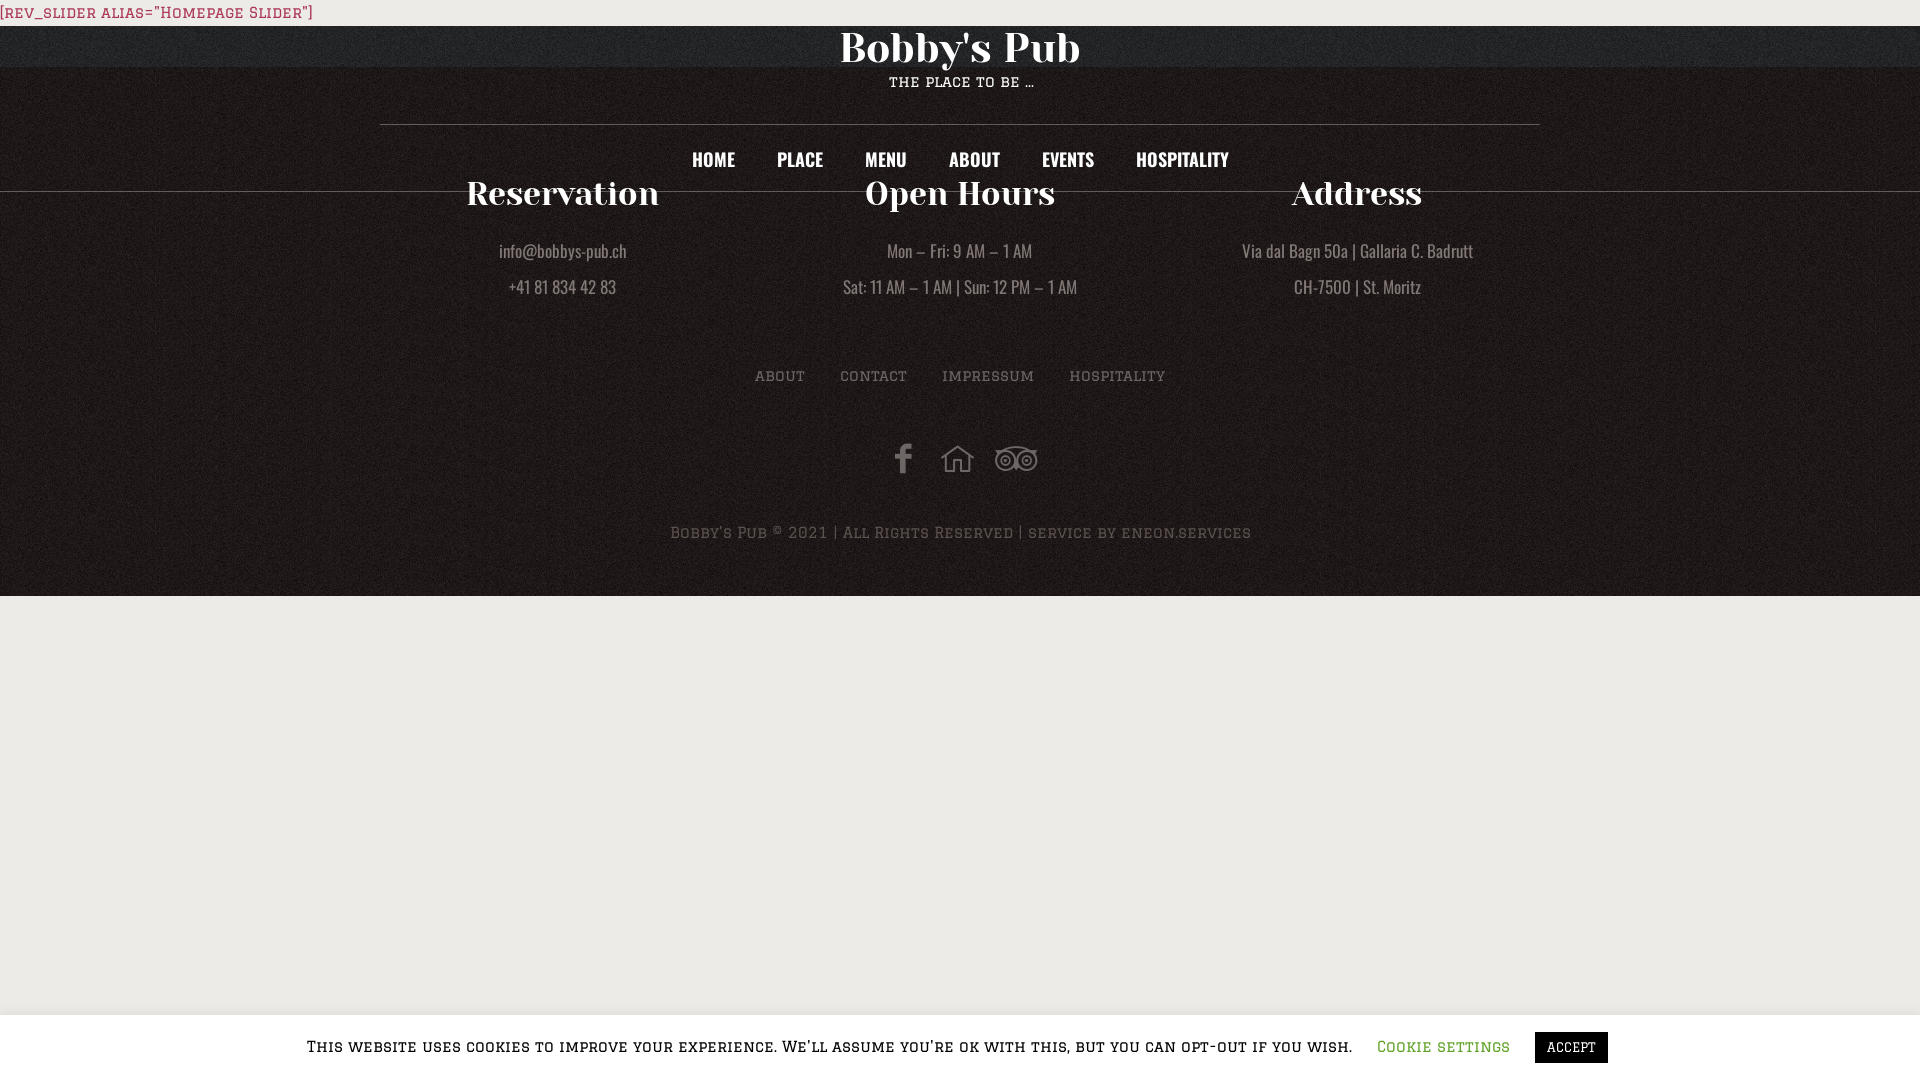 This screenshot has width=1920, height=1080. What do you see at coordinates (778, 375) in the screenshot?
I see `'about'` at bounding box center [778, 375].